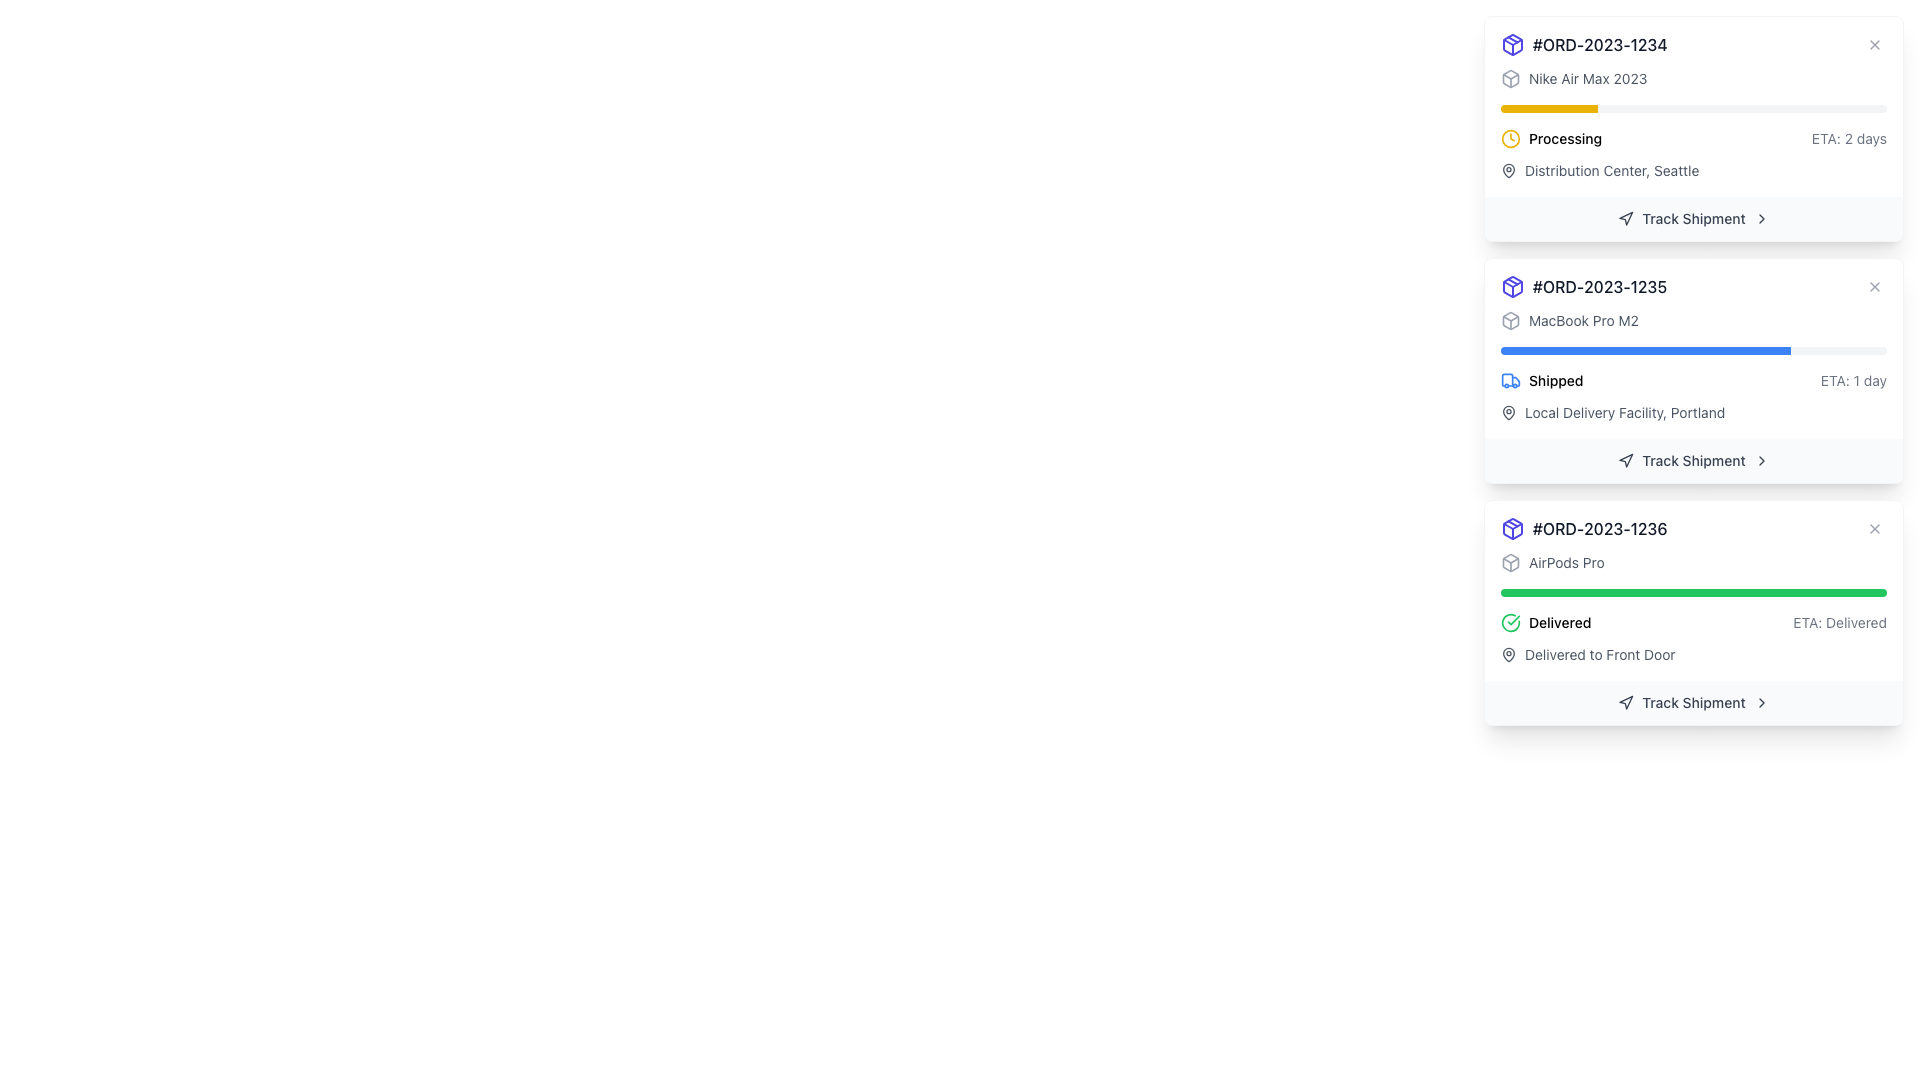 This screenshot has width=1920, height=1080. I want to click on the status, so click(1693, 137).